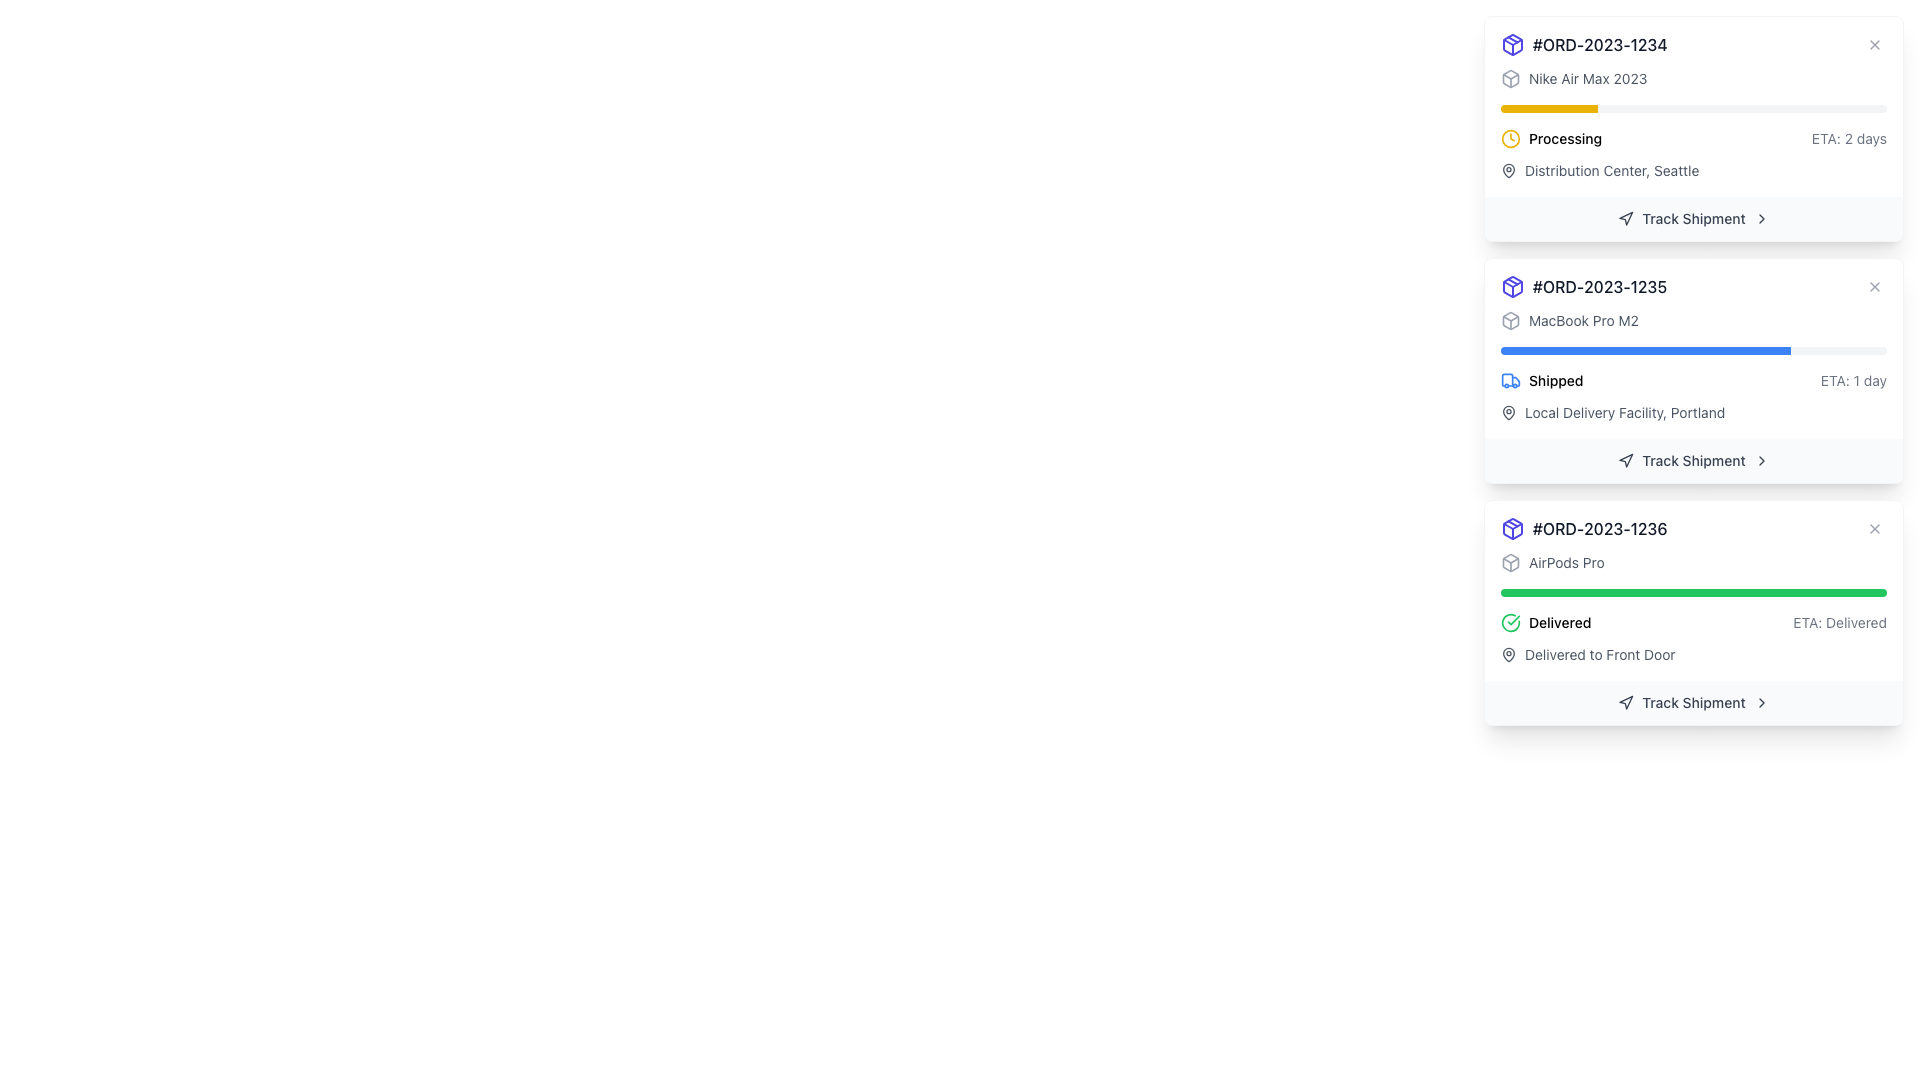 This screenshot has width=1920, height=1080. I want to click on the status, so click(1693, 137).